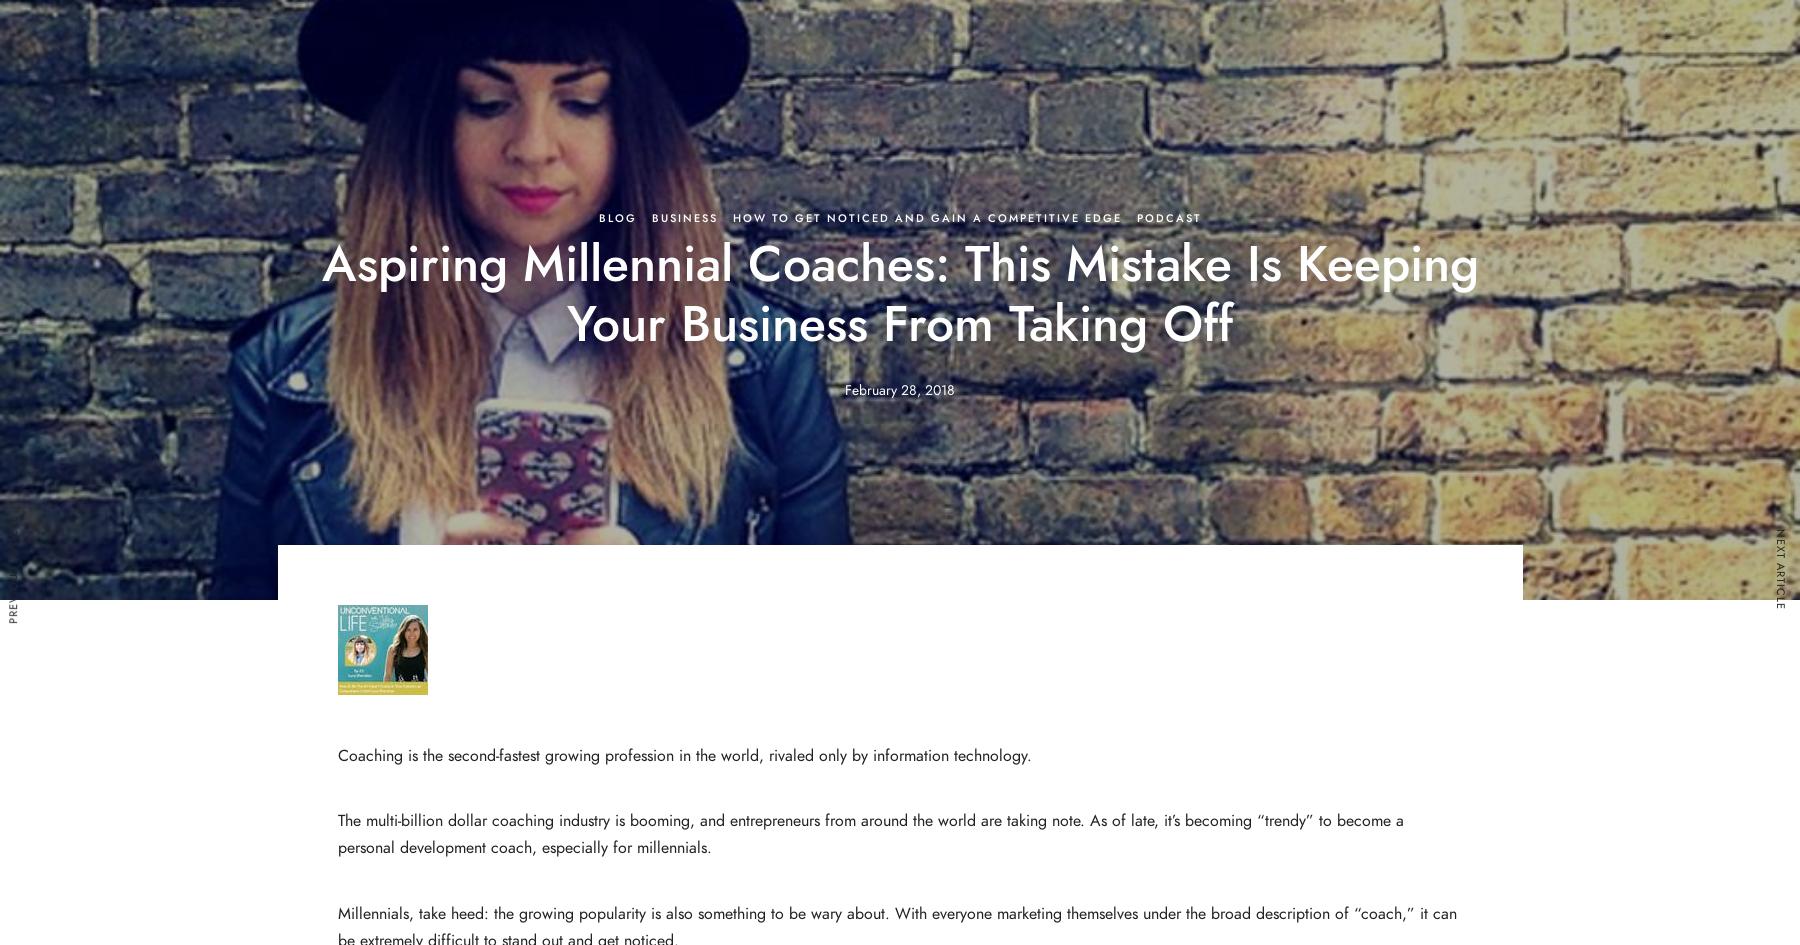 This screenshot has height=945, width=1800. I want to click on 'February 28, 2018', so click(900, 389).